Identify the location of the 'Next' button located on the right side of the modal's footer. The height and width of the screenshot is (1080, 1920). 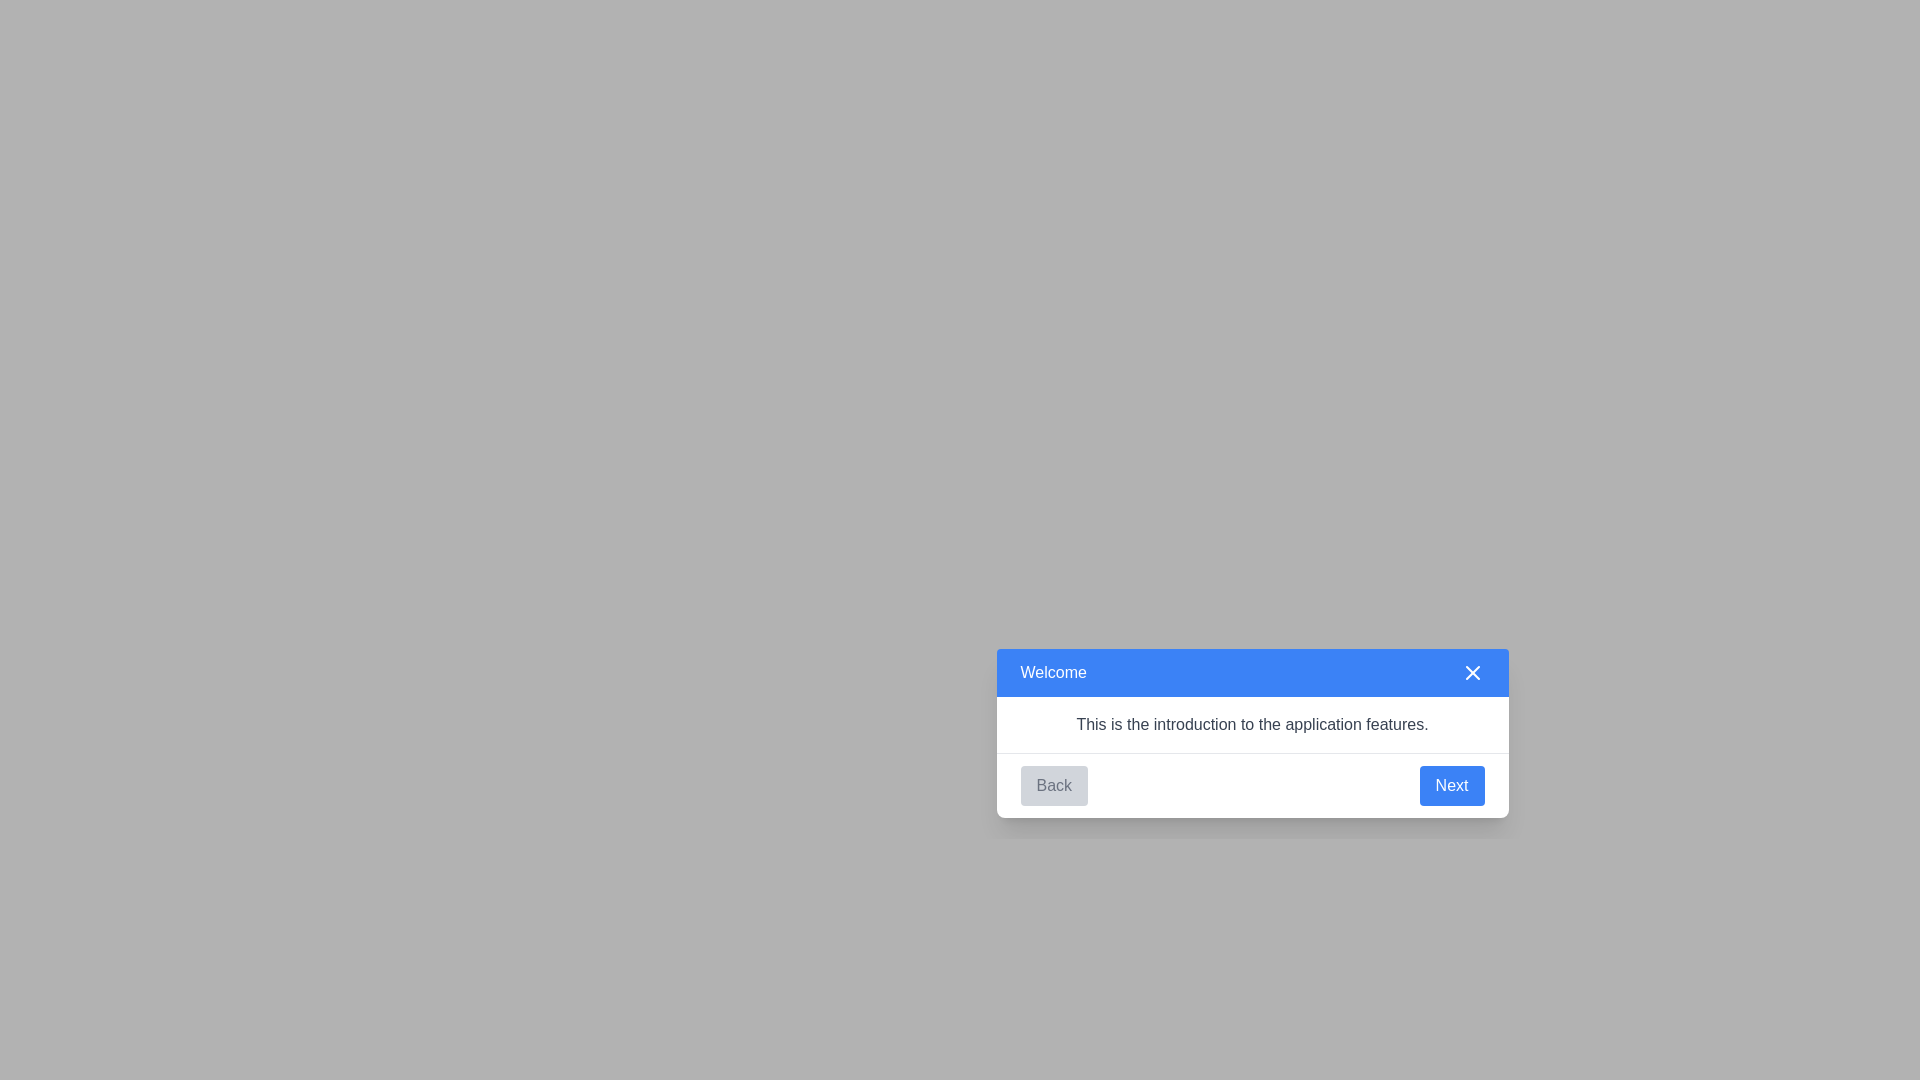
(1452, 784).